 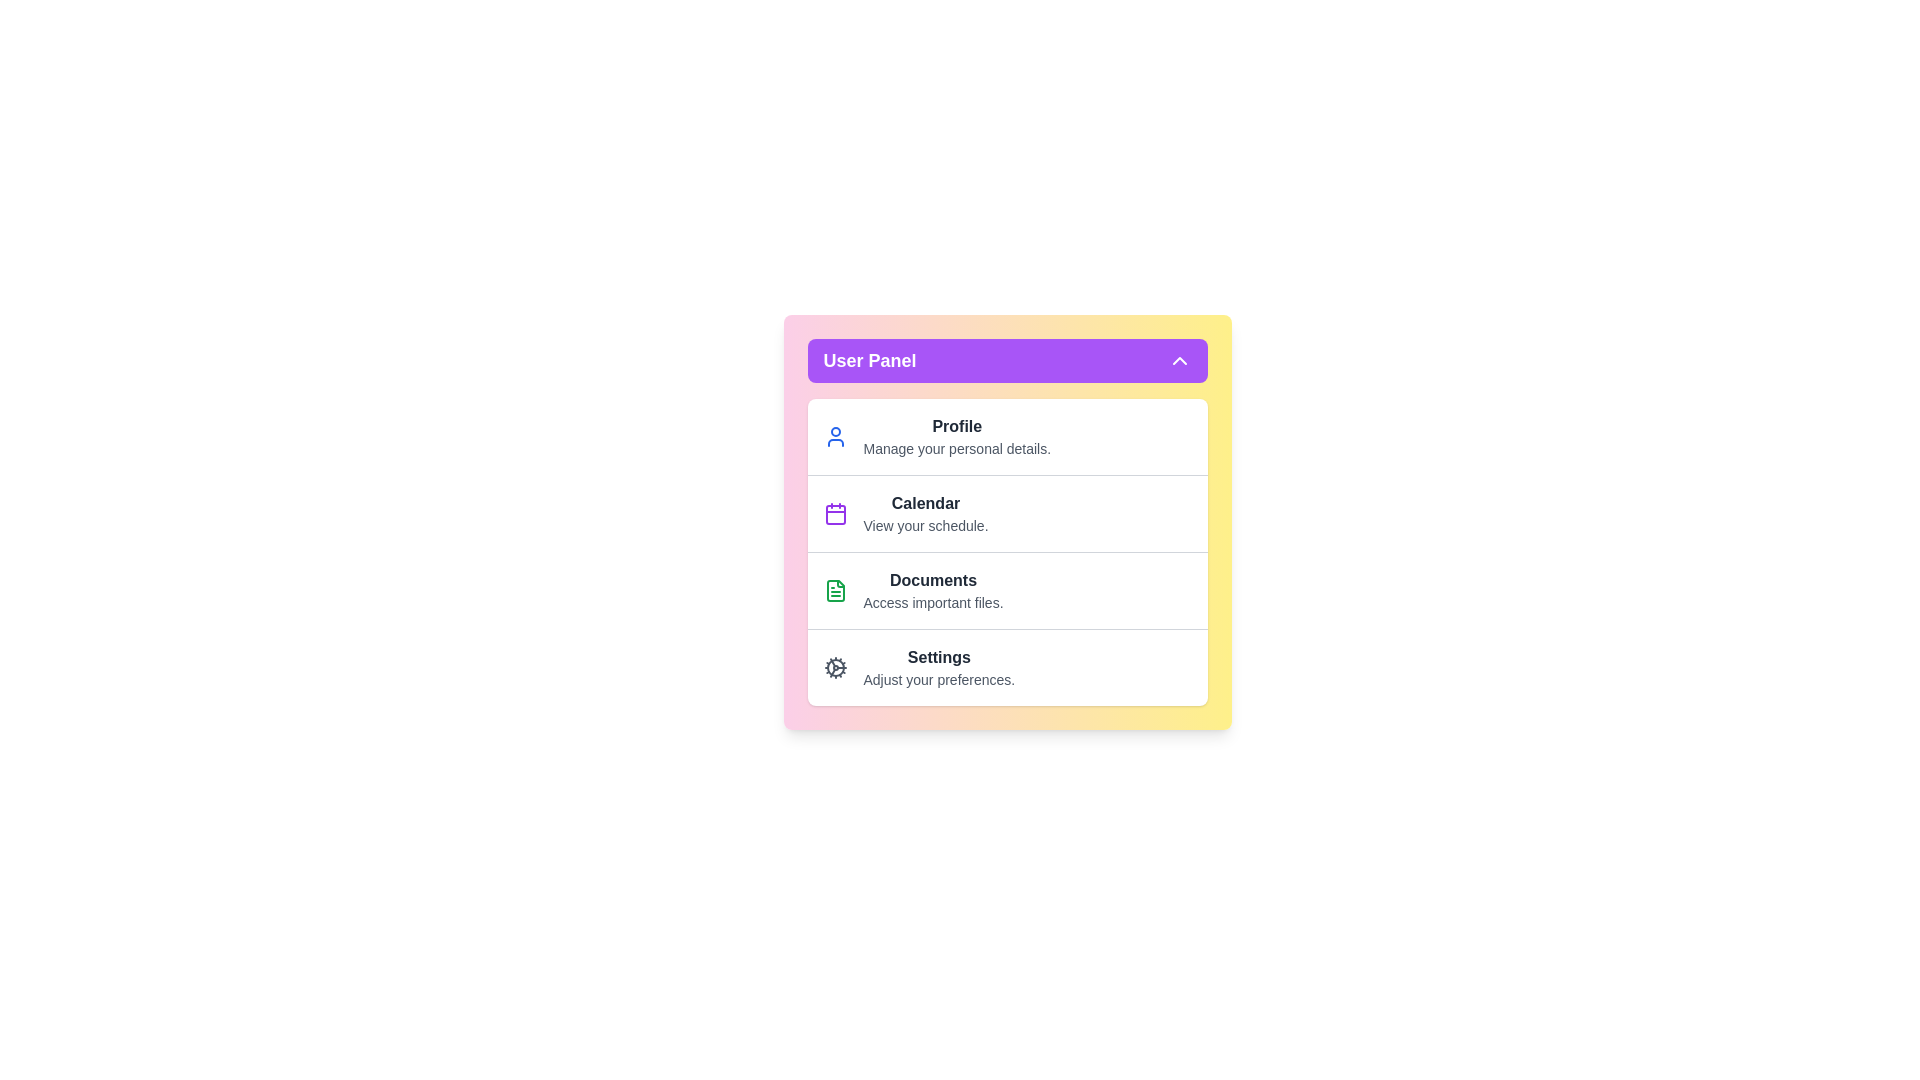 I want to click on the subtitle text label located under the bolded 'Settings' title within the yellow-bordered section of the User Panel, so click(x=938, y=678).